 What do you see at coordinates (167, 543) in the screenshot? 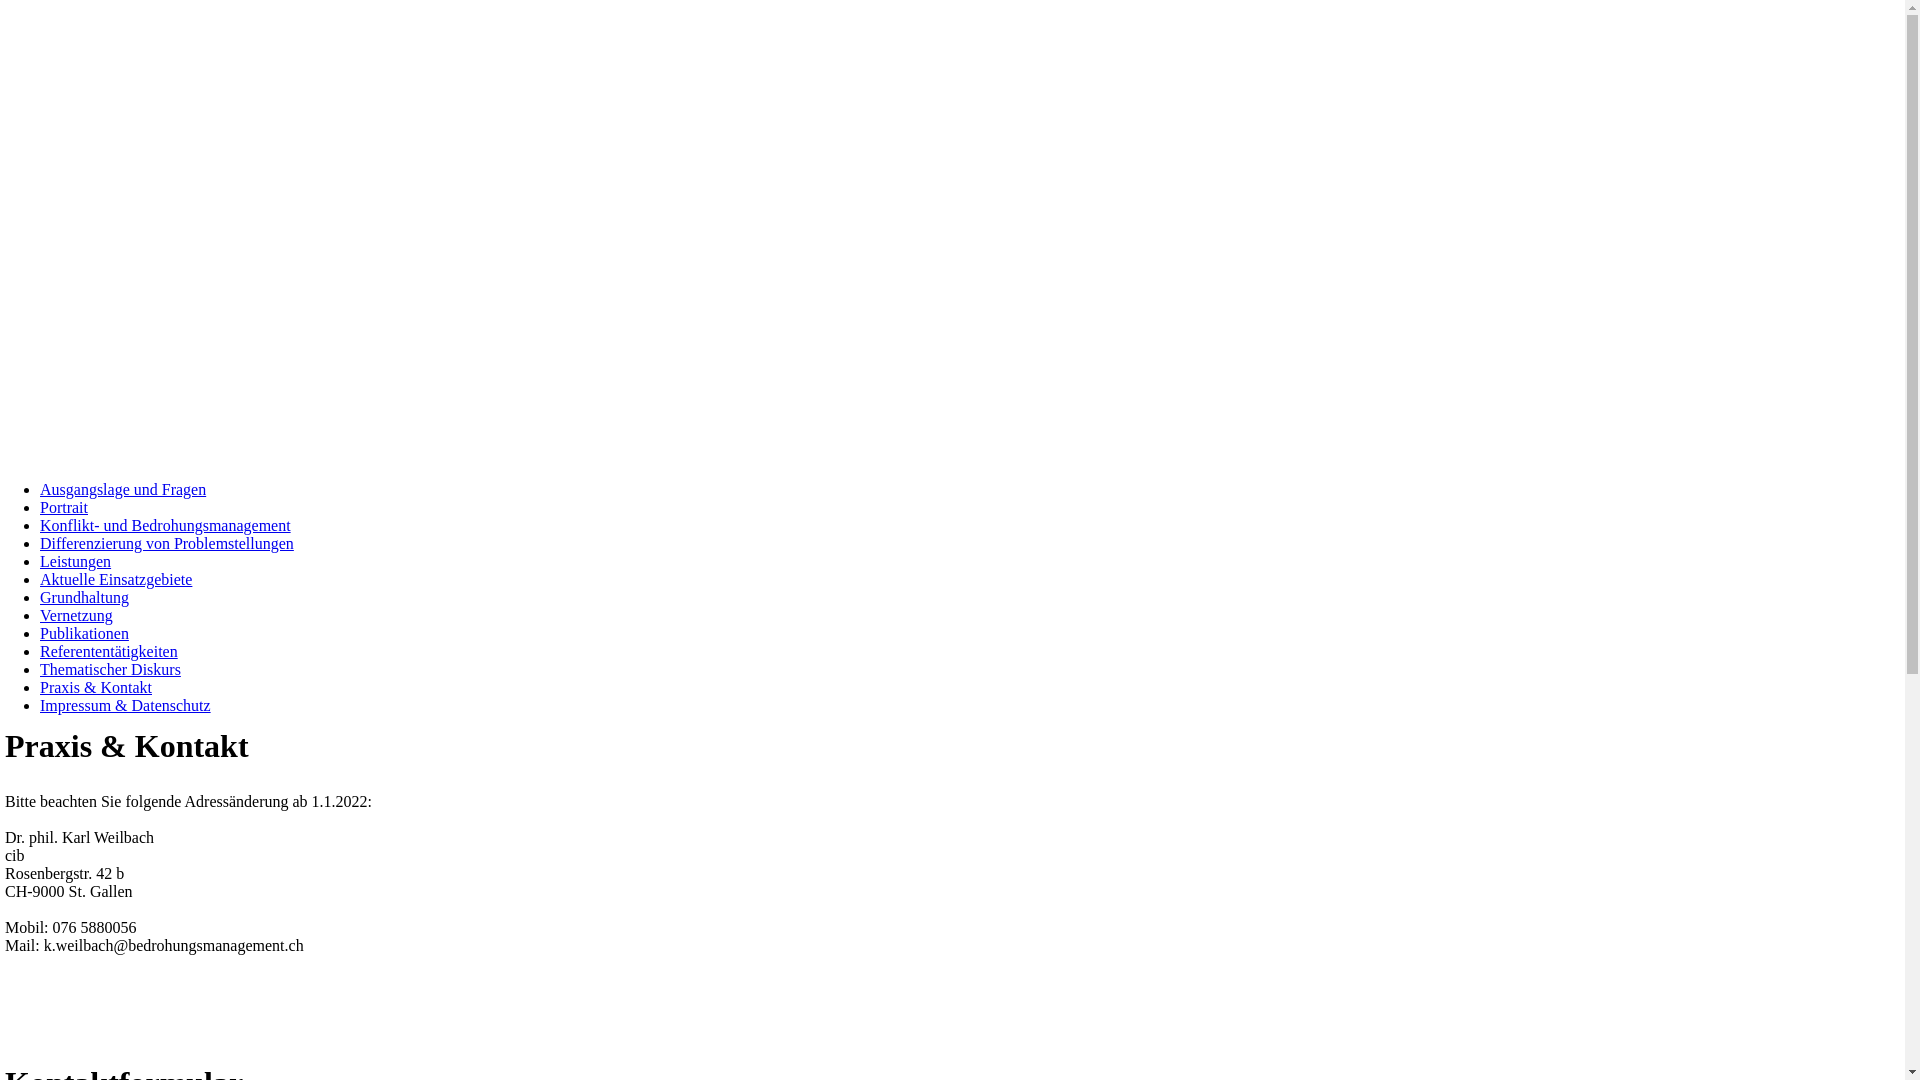
I see `'Differenzierung von Problemstellungen'` at bounding box center [167, 543].